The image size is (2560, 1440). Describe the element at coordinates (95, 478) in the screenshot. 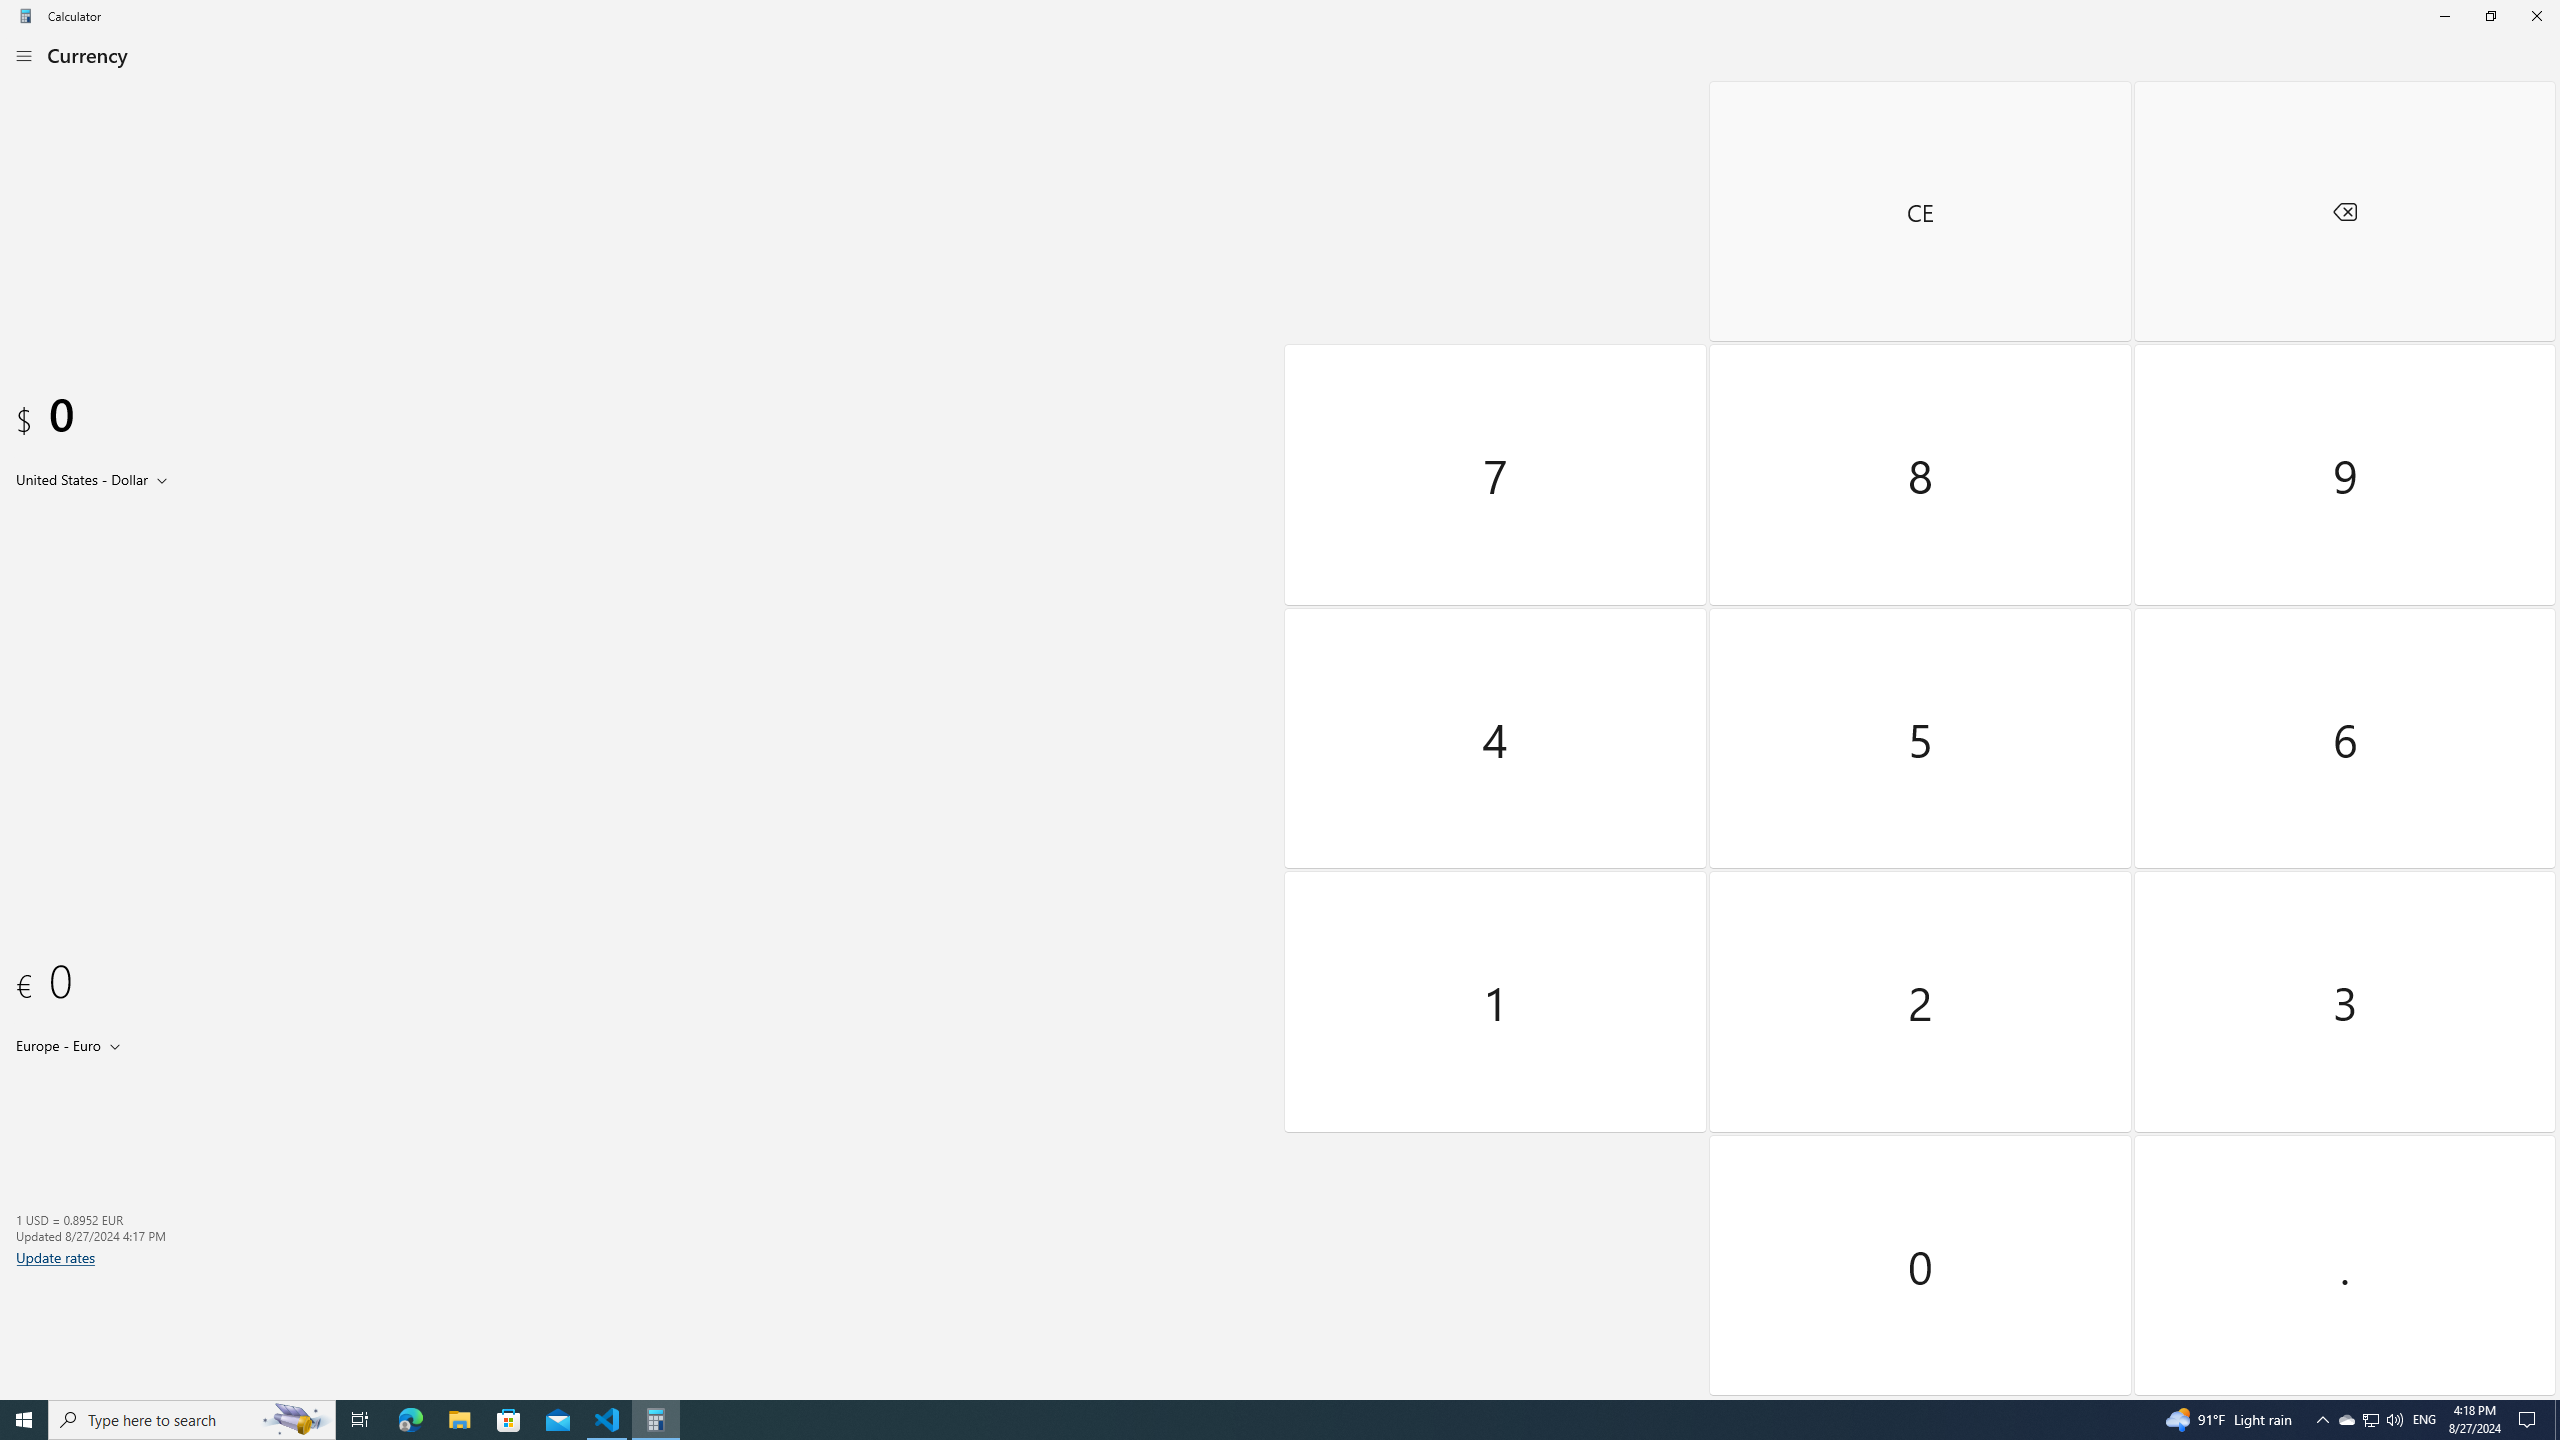

I see `'Input unit'` at that location.